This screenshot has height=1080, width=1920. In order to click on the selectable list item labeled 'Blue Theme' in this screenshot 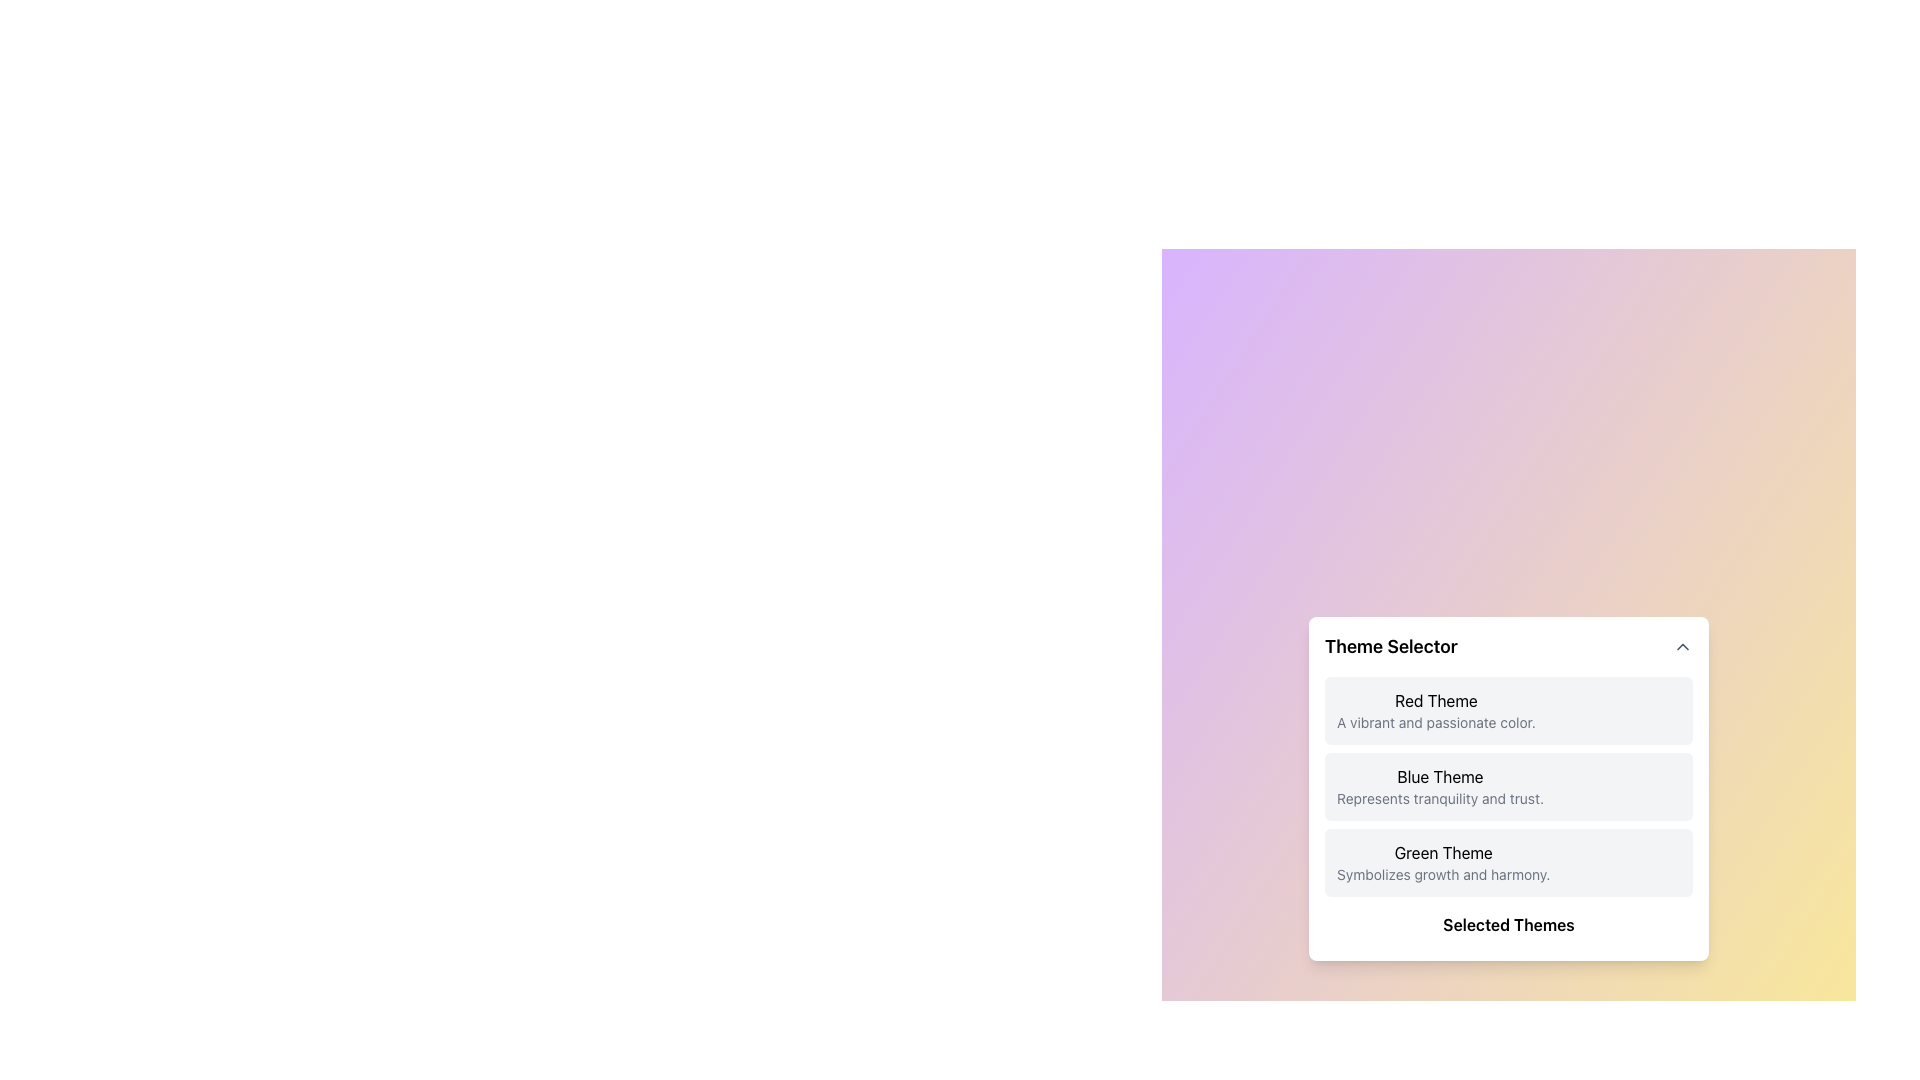, I will do `click(1508, 785)`.